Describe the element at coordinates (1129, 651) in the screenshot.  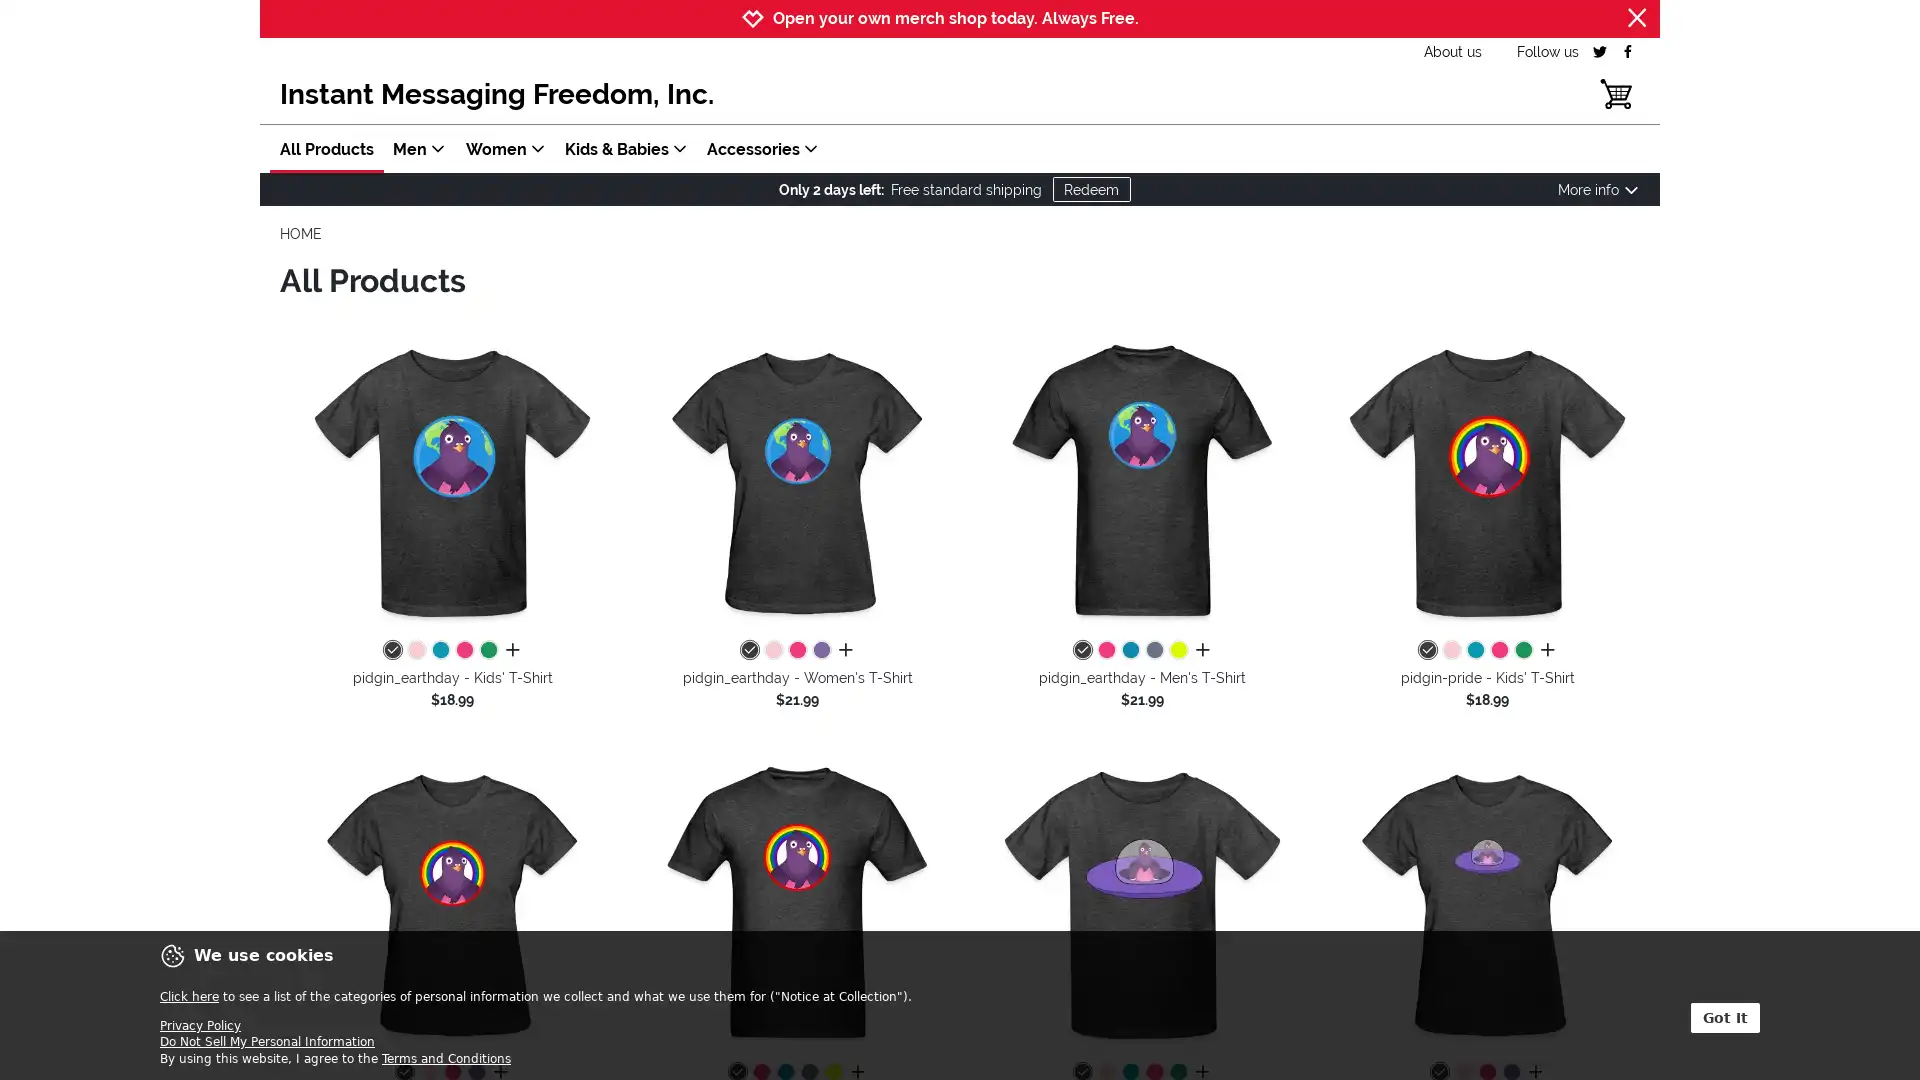
I see `turquoise` at that location.